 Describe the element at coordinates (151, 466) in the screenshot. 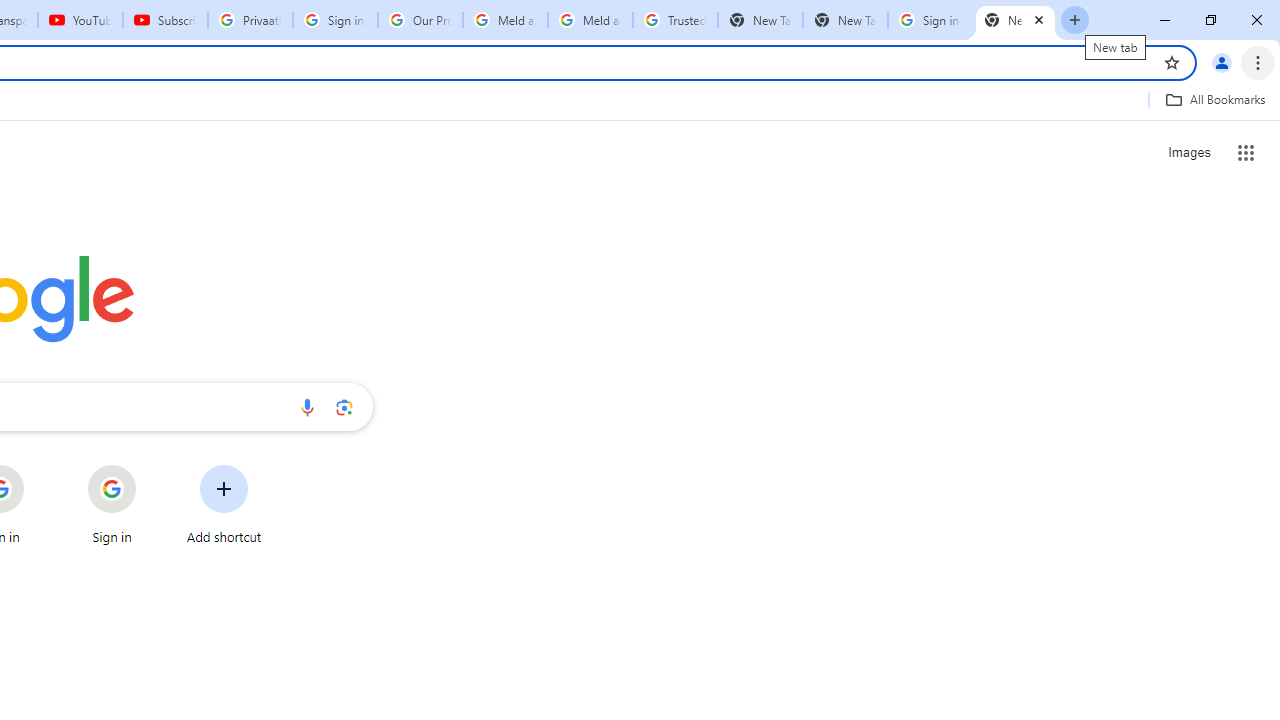

I see `'More actions for Sign in shortcut'` at that location.